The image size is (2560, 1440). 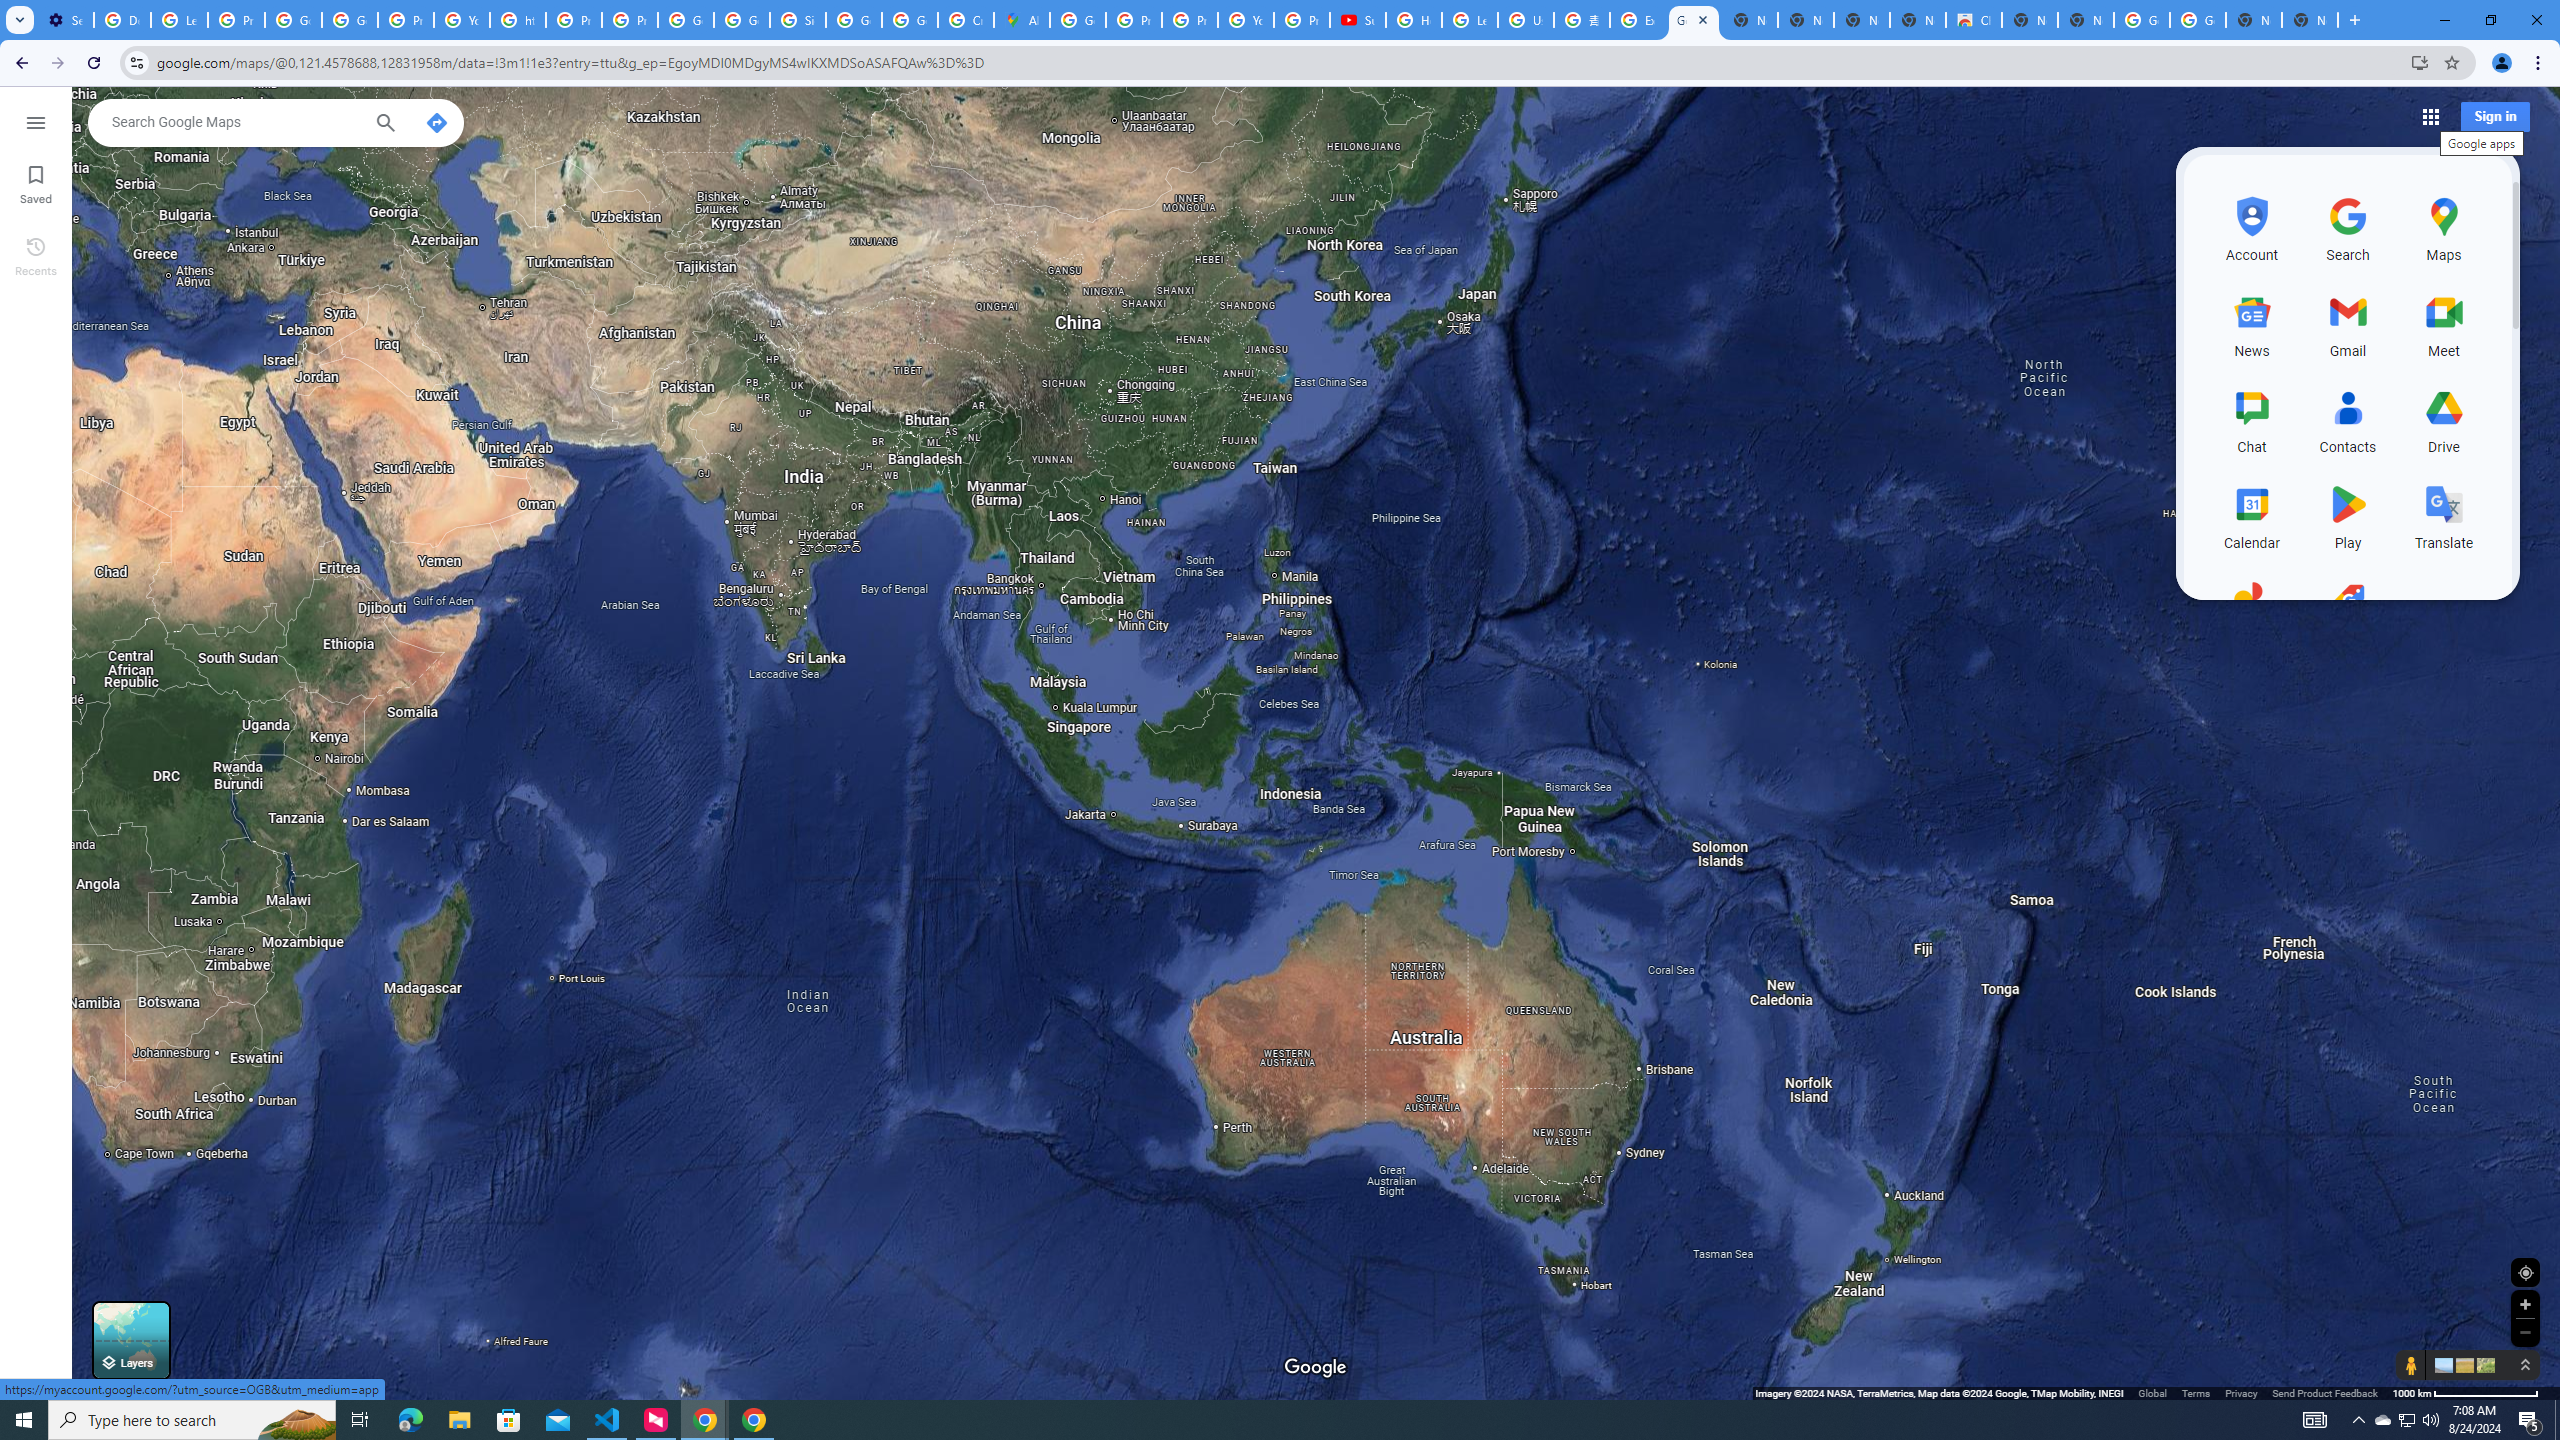 What do you see at coordinates (1974, 19) in the screenshot?
I see `'Chrome Web Store'` at bounding box center [1974, 19].